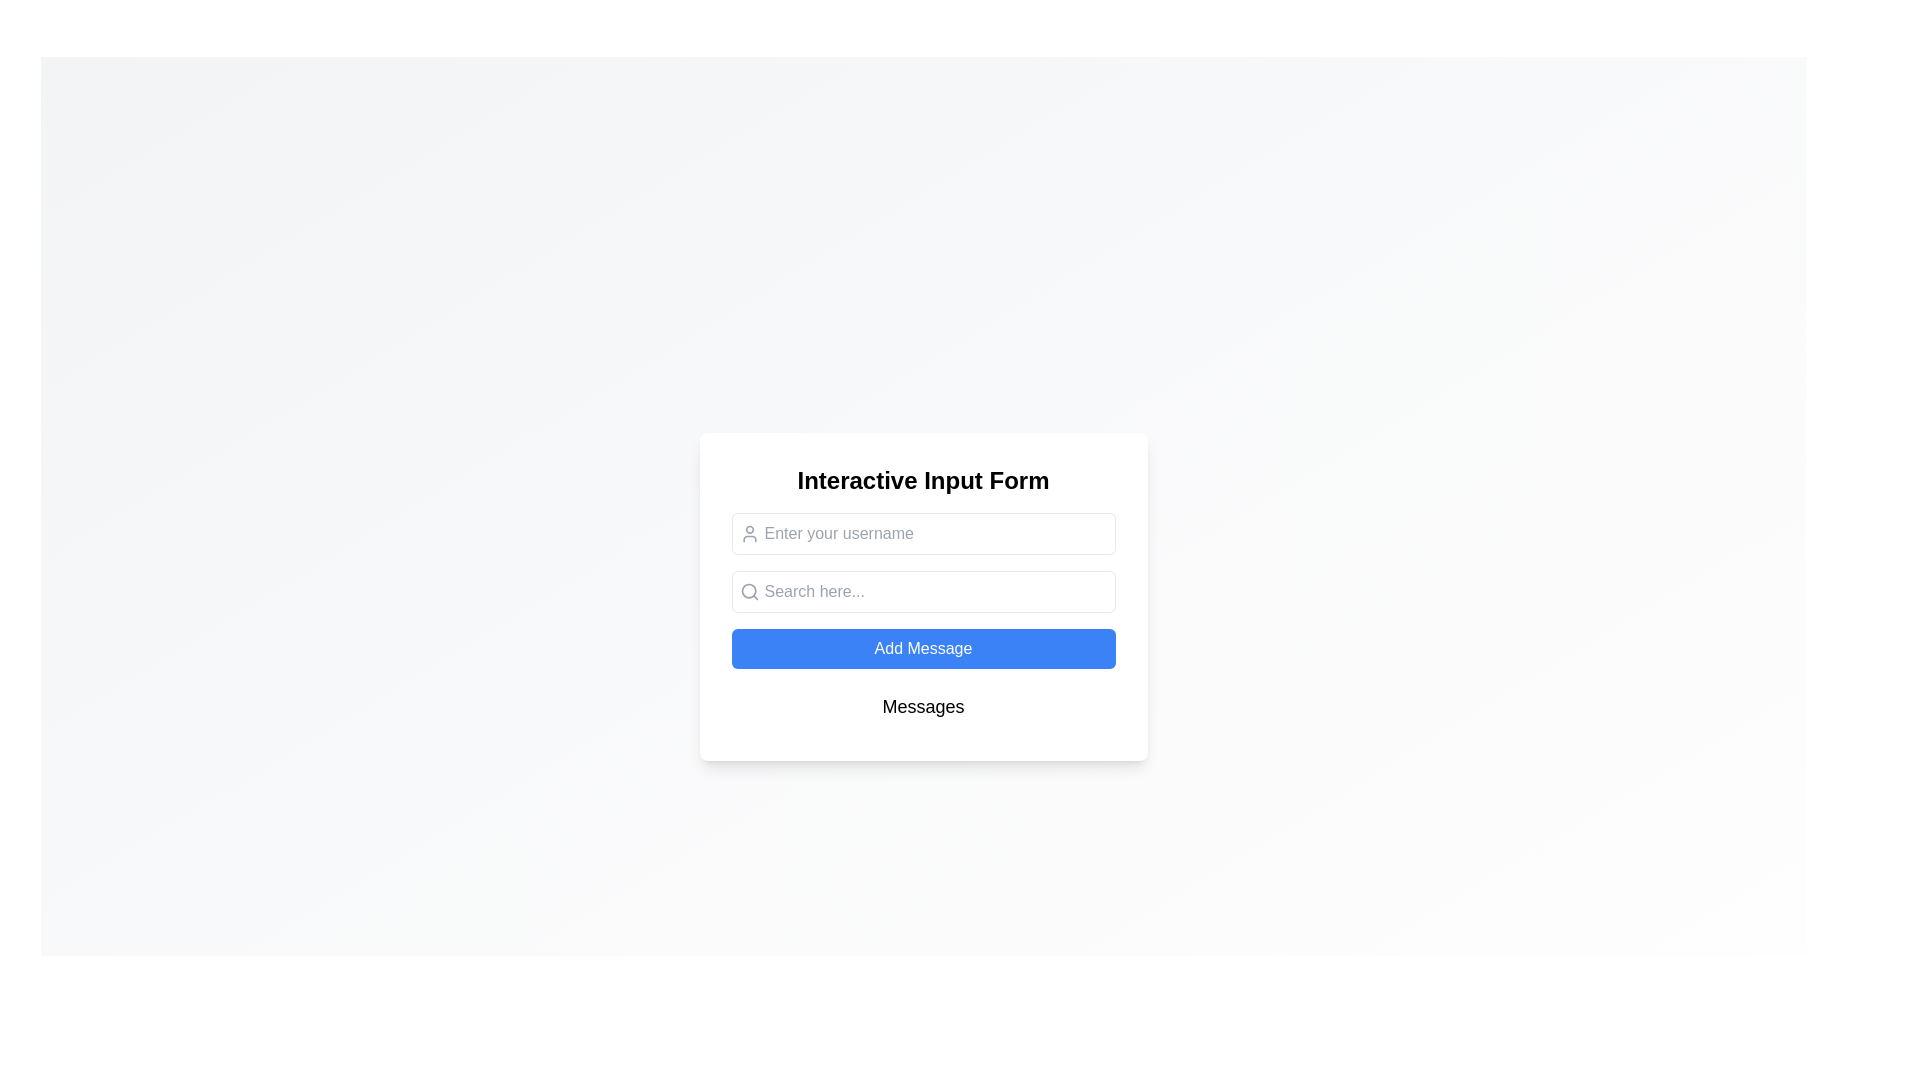 The height and width of the screenshot is (1080, 1920). I want to click on the blue 'Add Message' button with rounded corners located near the bottom of the form, so click(922, 648).